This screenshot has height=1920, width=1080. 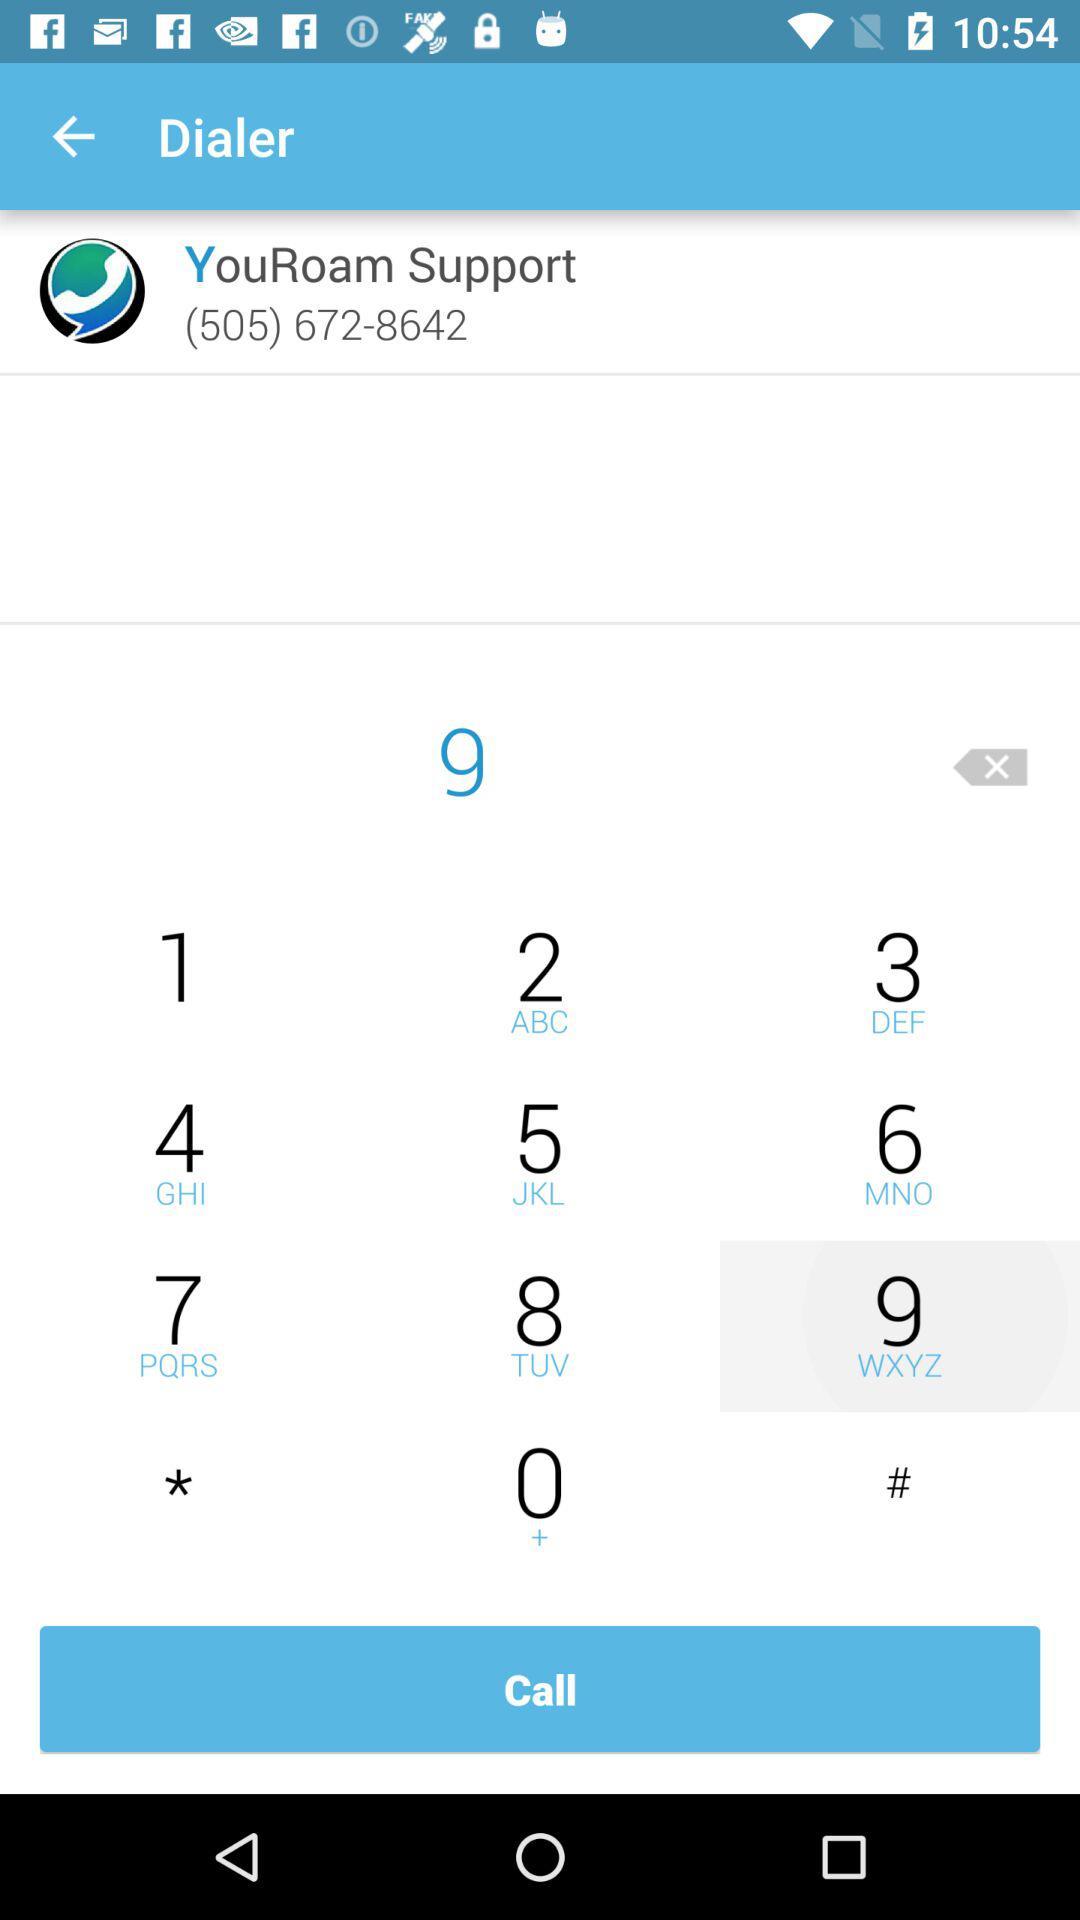 I want to click on slect eight, so click(x=540, y=1326).